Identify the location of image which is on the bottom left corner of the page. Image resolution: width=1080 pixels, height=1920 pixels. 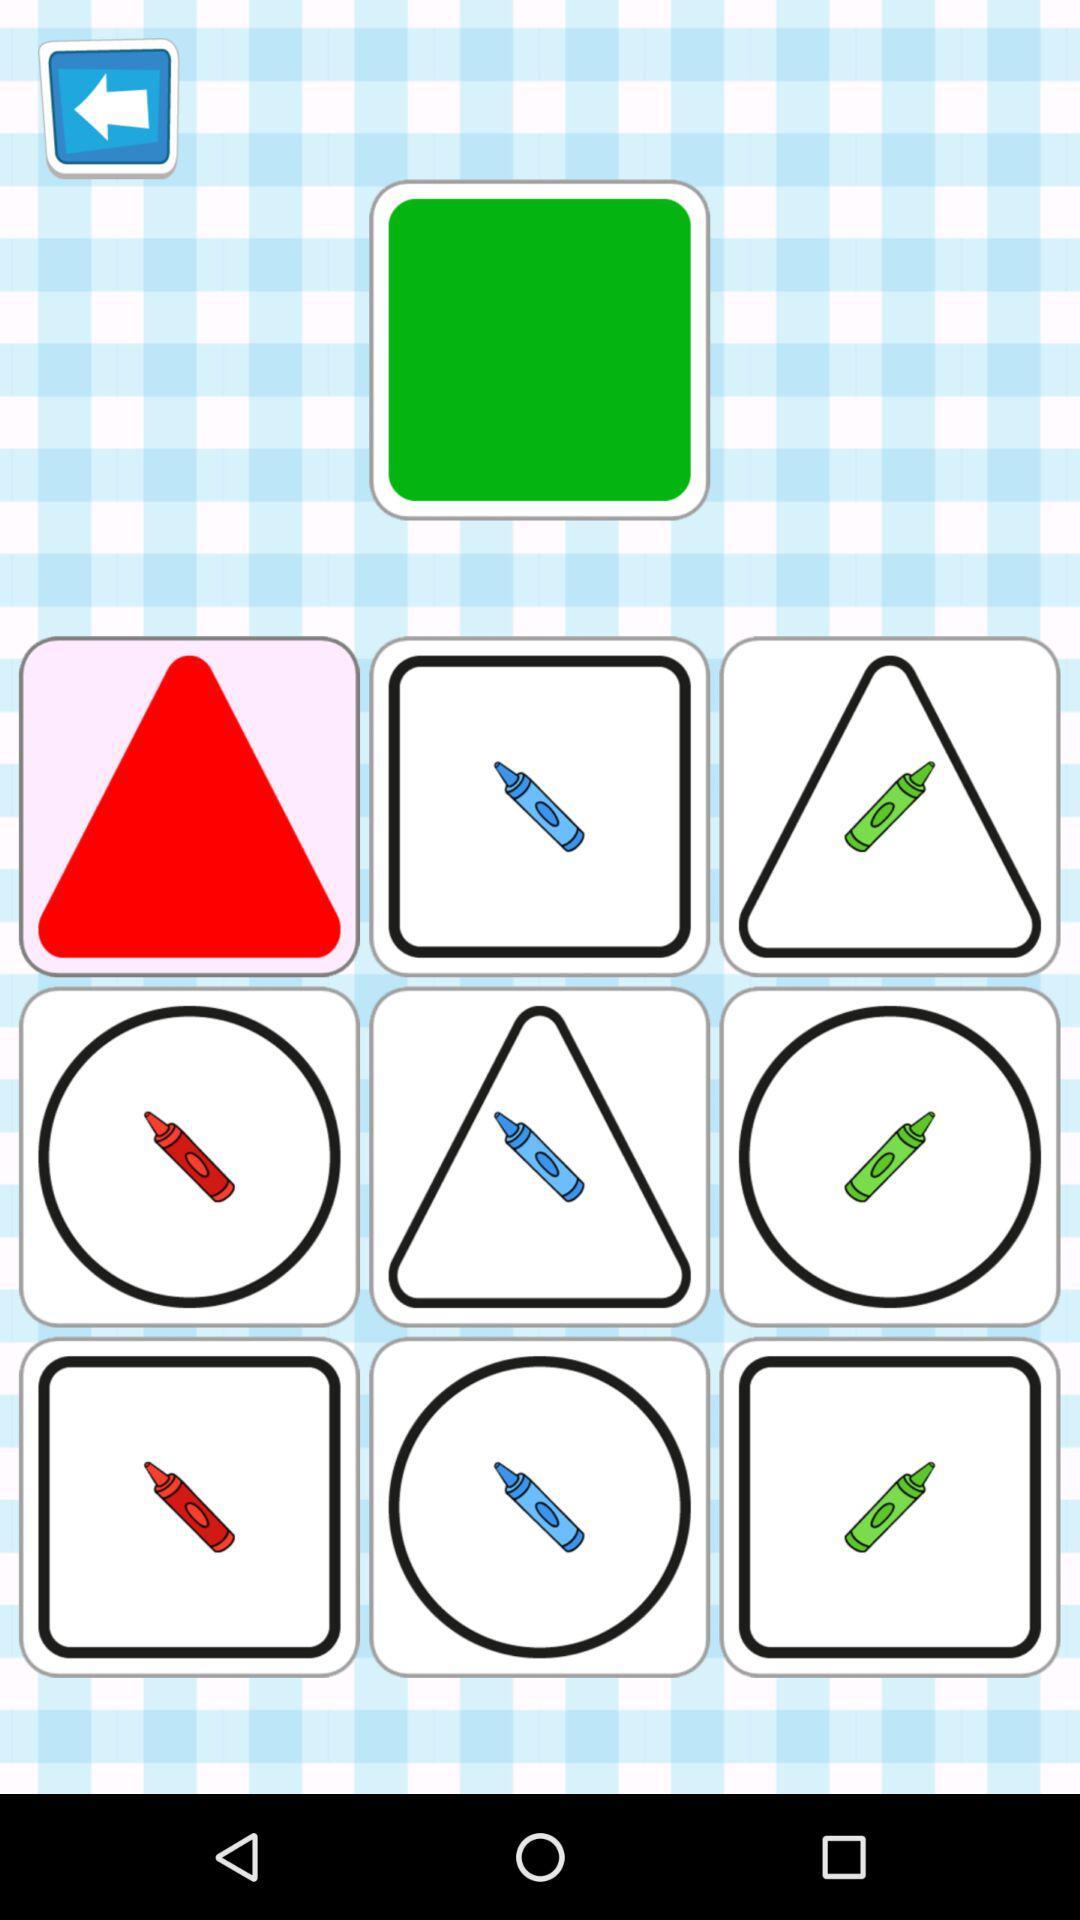
(189, 1507).